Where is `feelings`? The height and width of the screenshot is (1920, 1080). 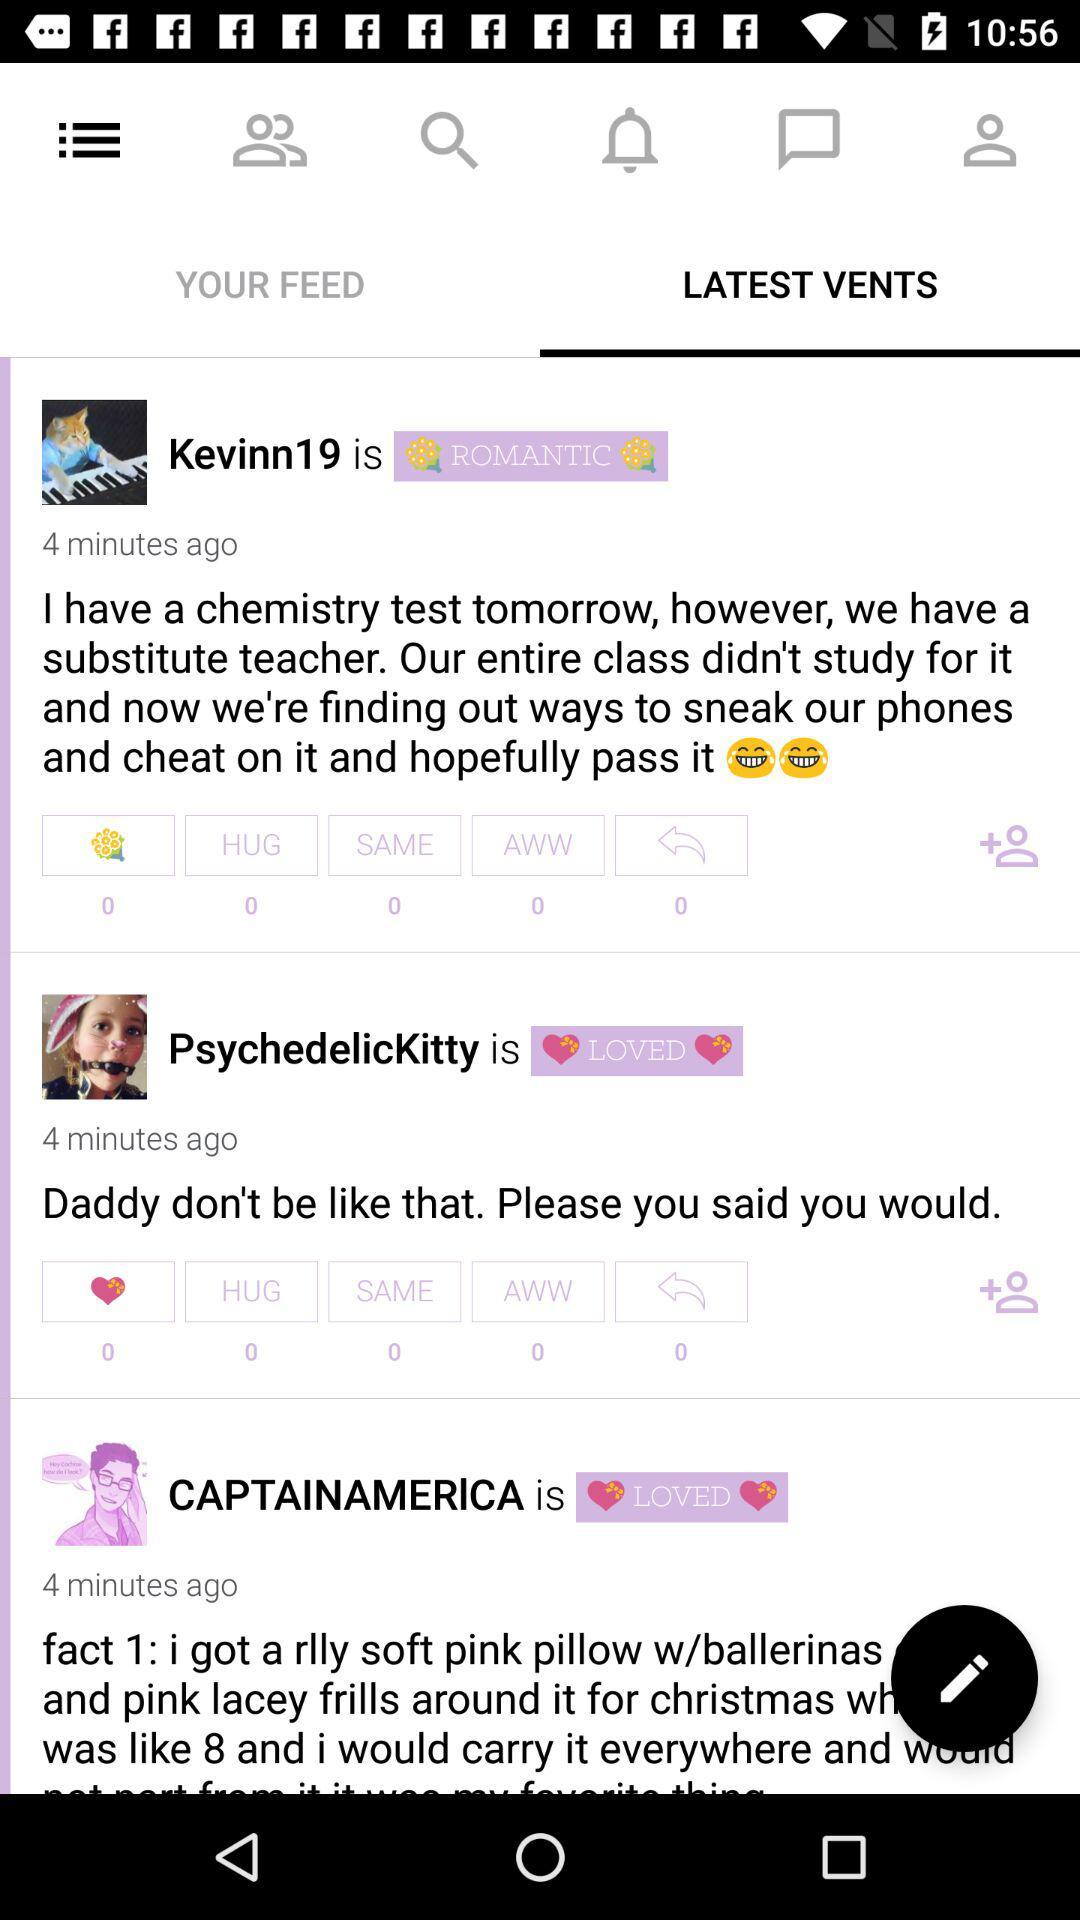
feelings is located at coordinates (963, 1678).